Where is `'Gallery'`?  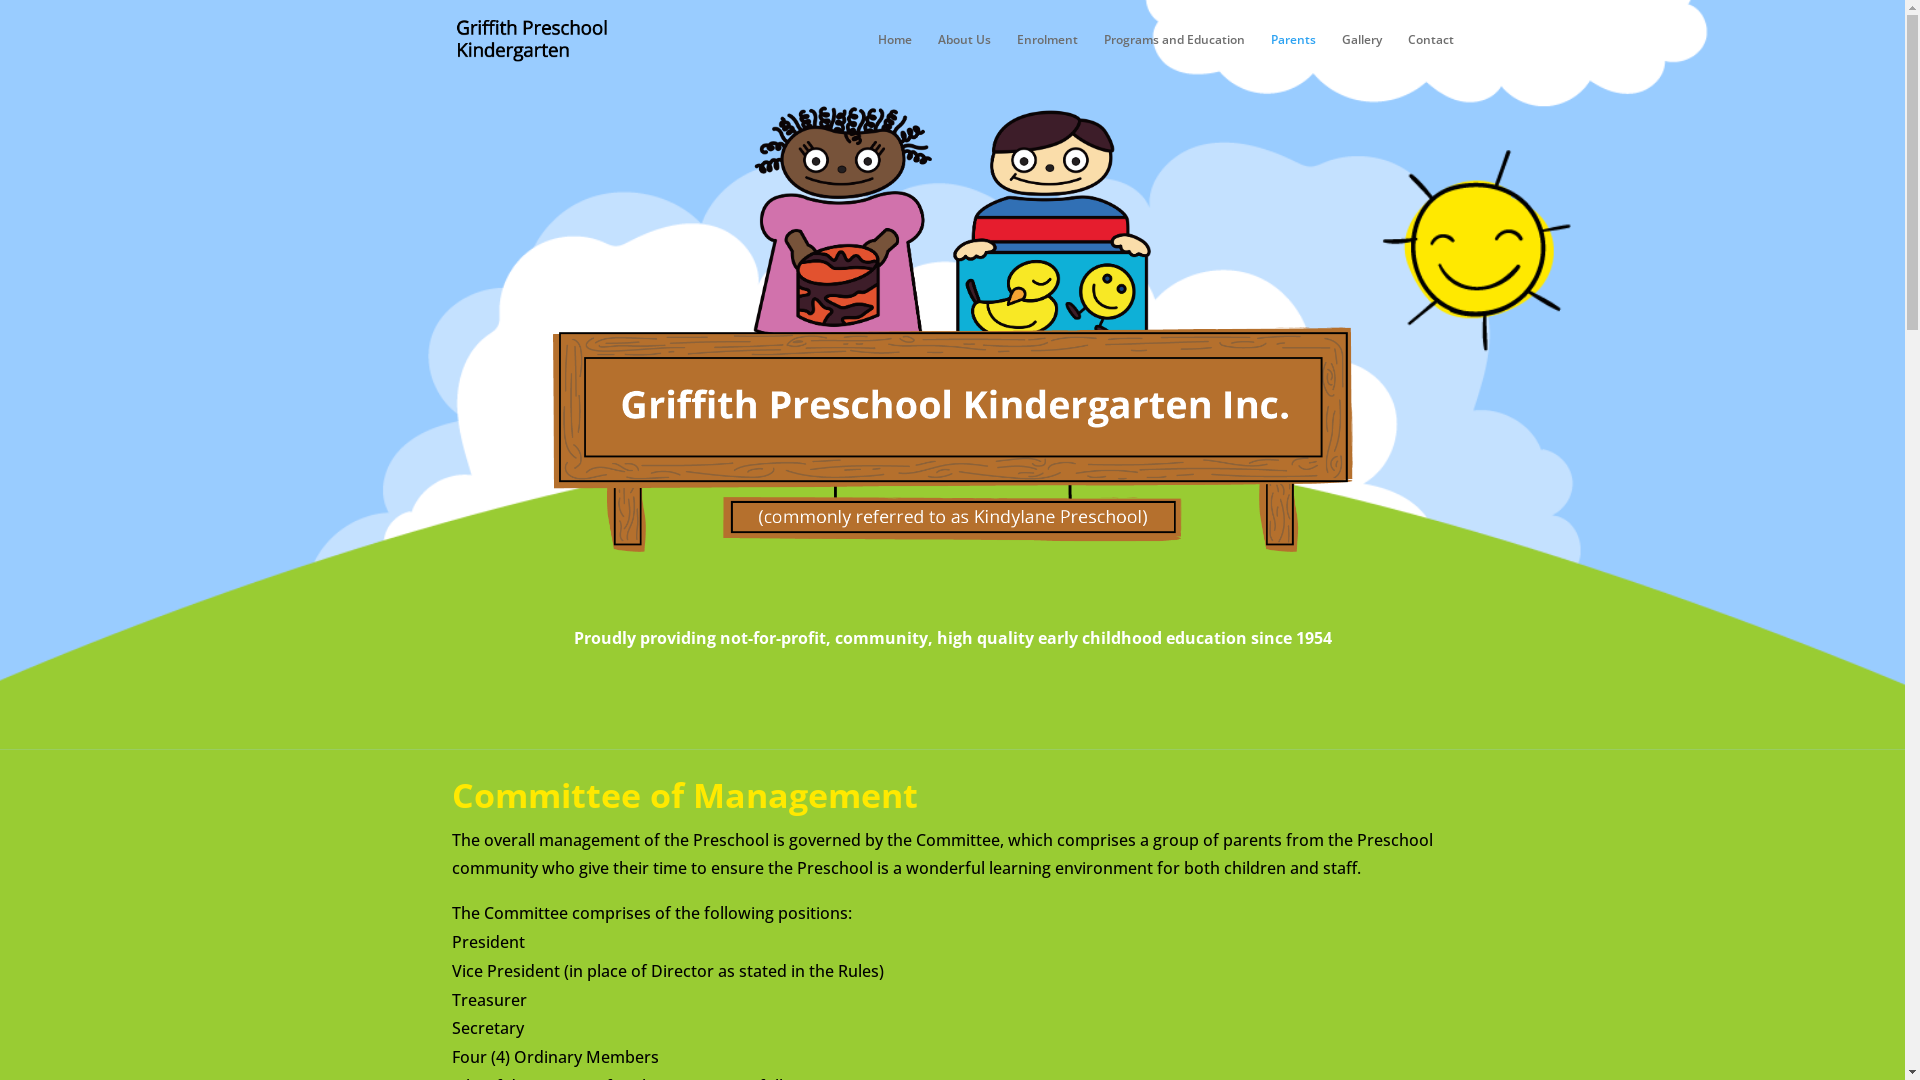 'Gallery' is located at coordinates (1361, 55).